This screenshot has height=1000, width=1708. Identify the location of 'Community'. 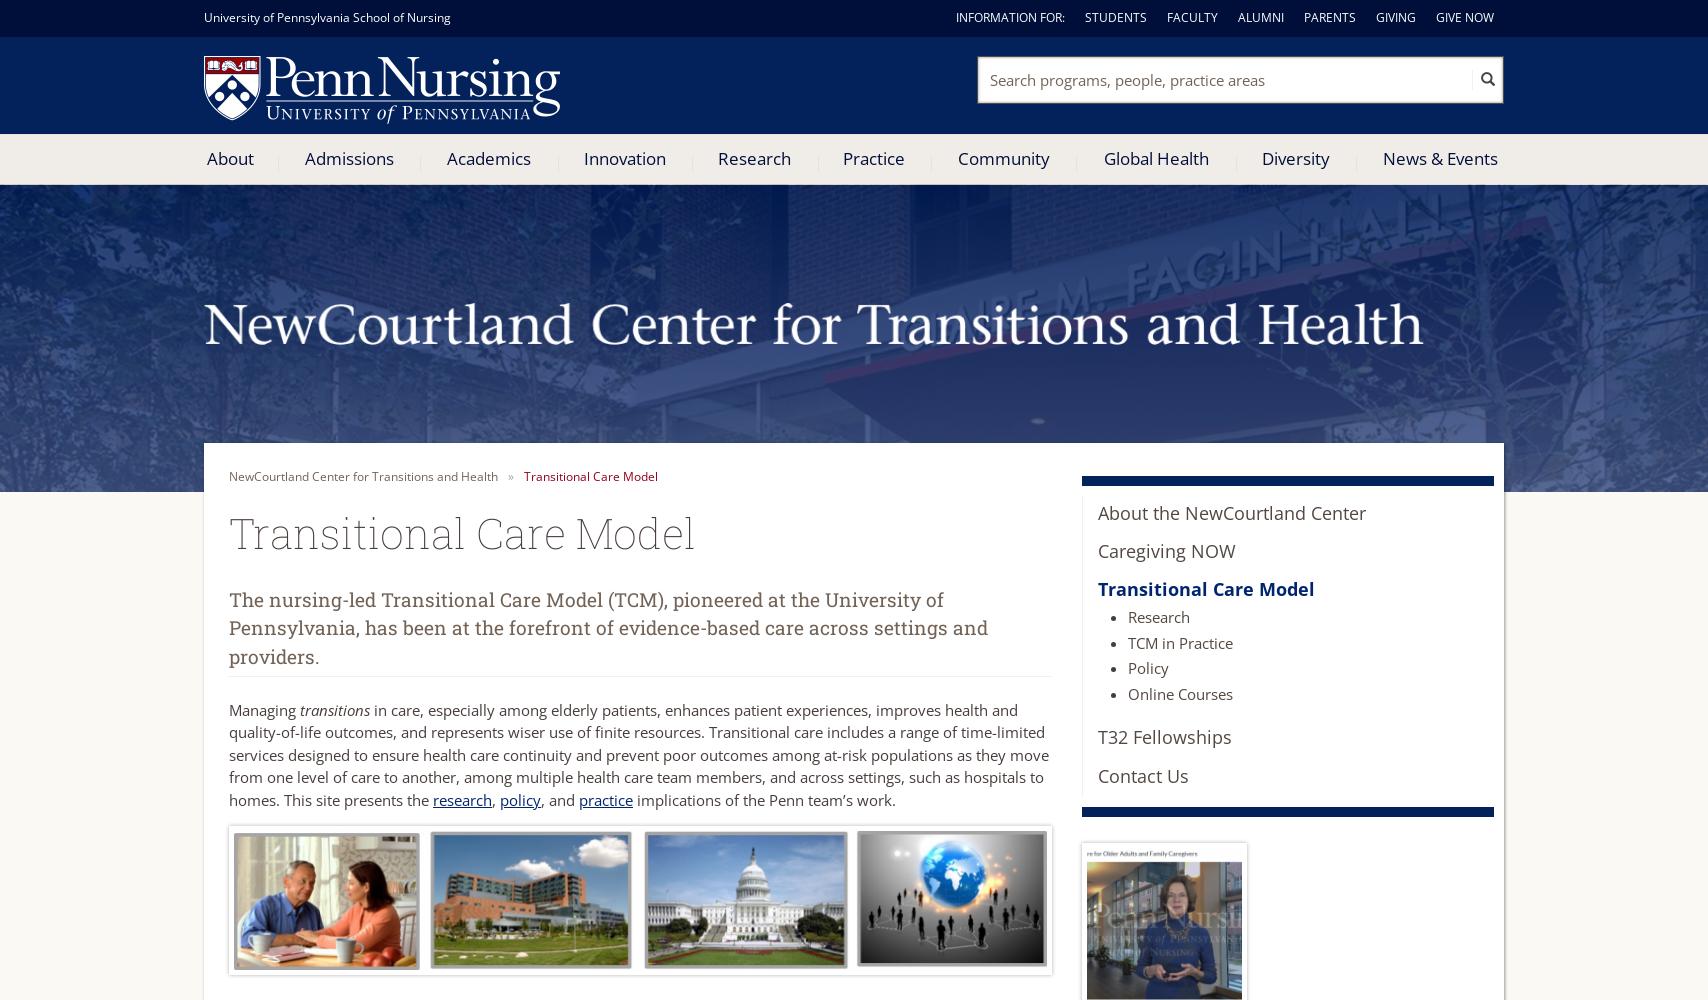
(1002, 157).